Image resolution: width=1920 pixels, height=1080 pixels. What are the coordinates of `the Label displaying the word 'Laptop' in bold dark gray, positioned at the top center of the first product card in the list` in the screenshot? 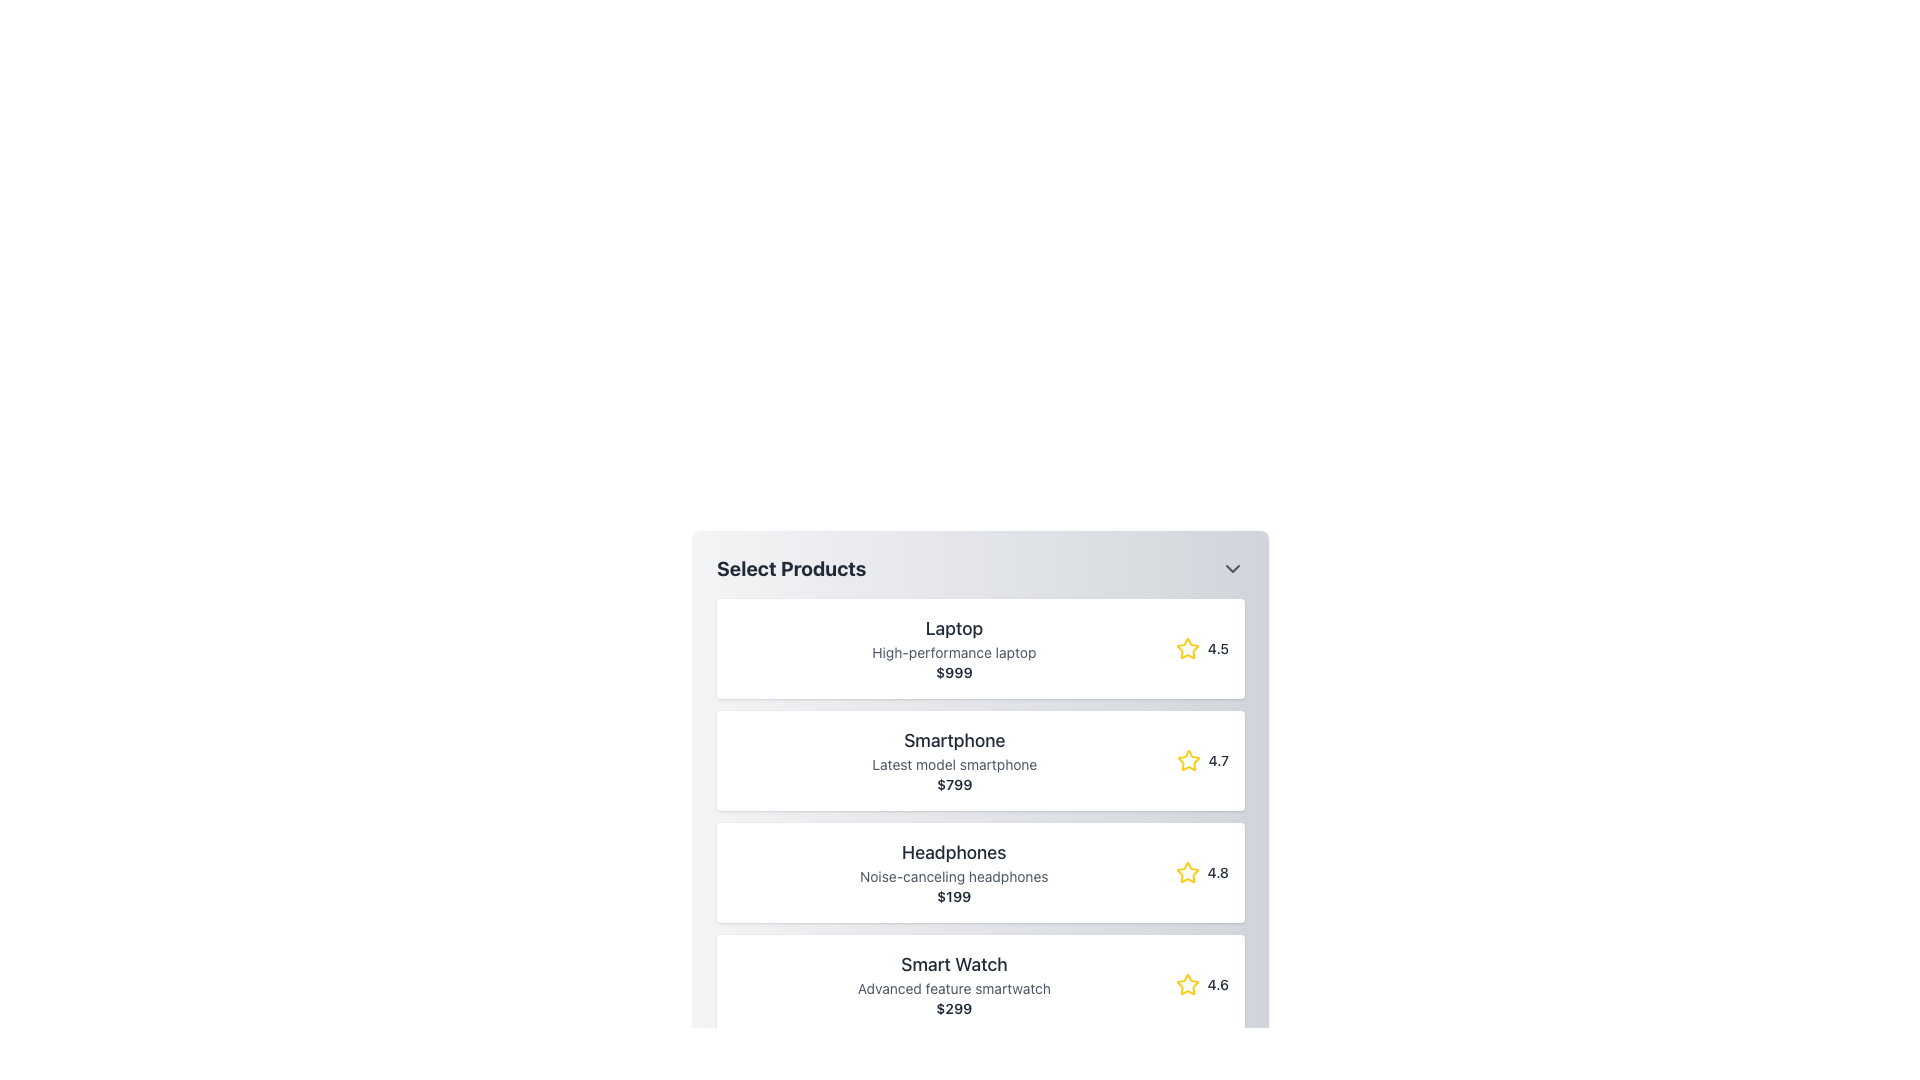 It's located at (953, 627).